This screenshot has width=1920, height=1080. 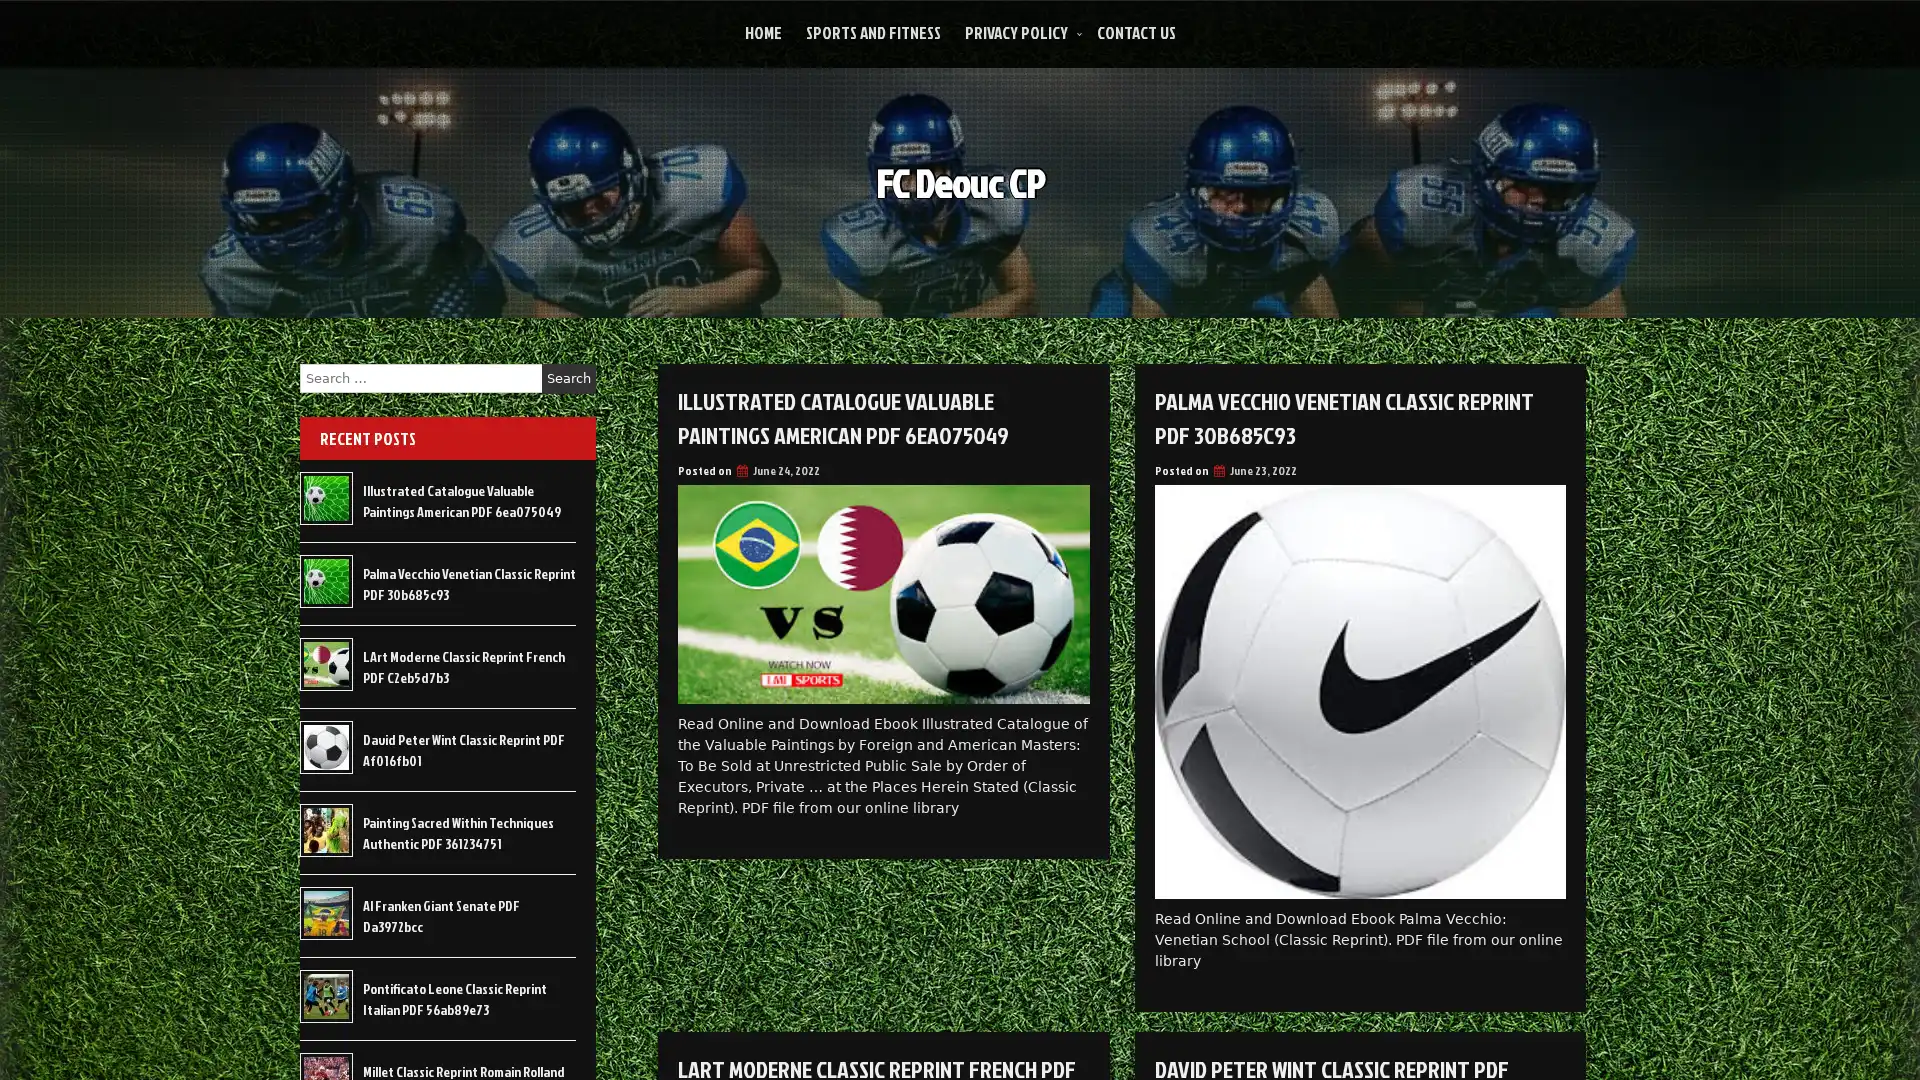 I want to click on Search, so click(x=568, y=378).